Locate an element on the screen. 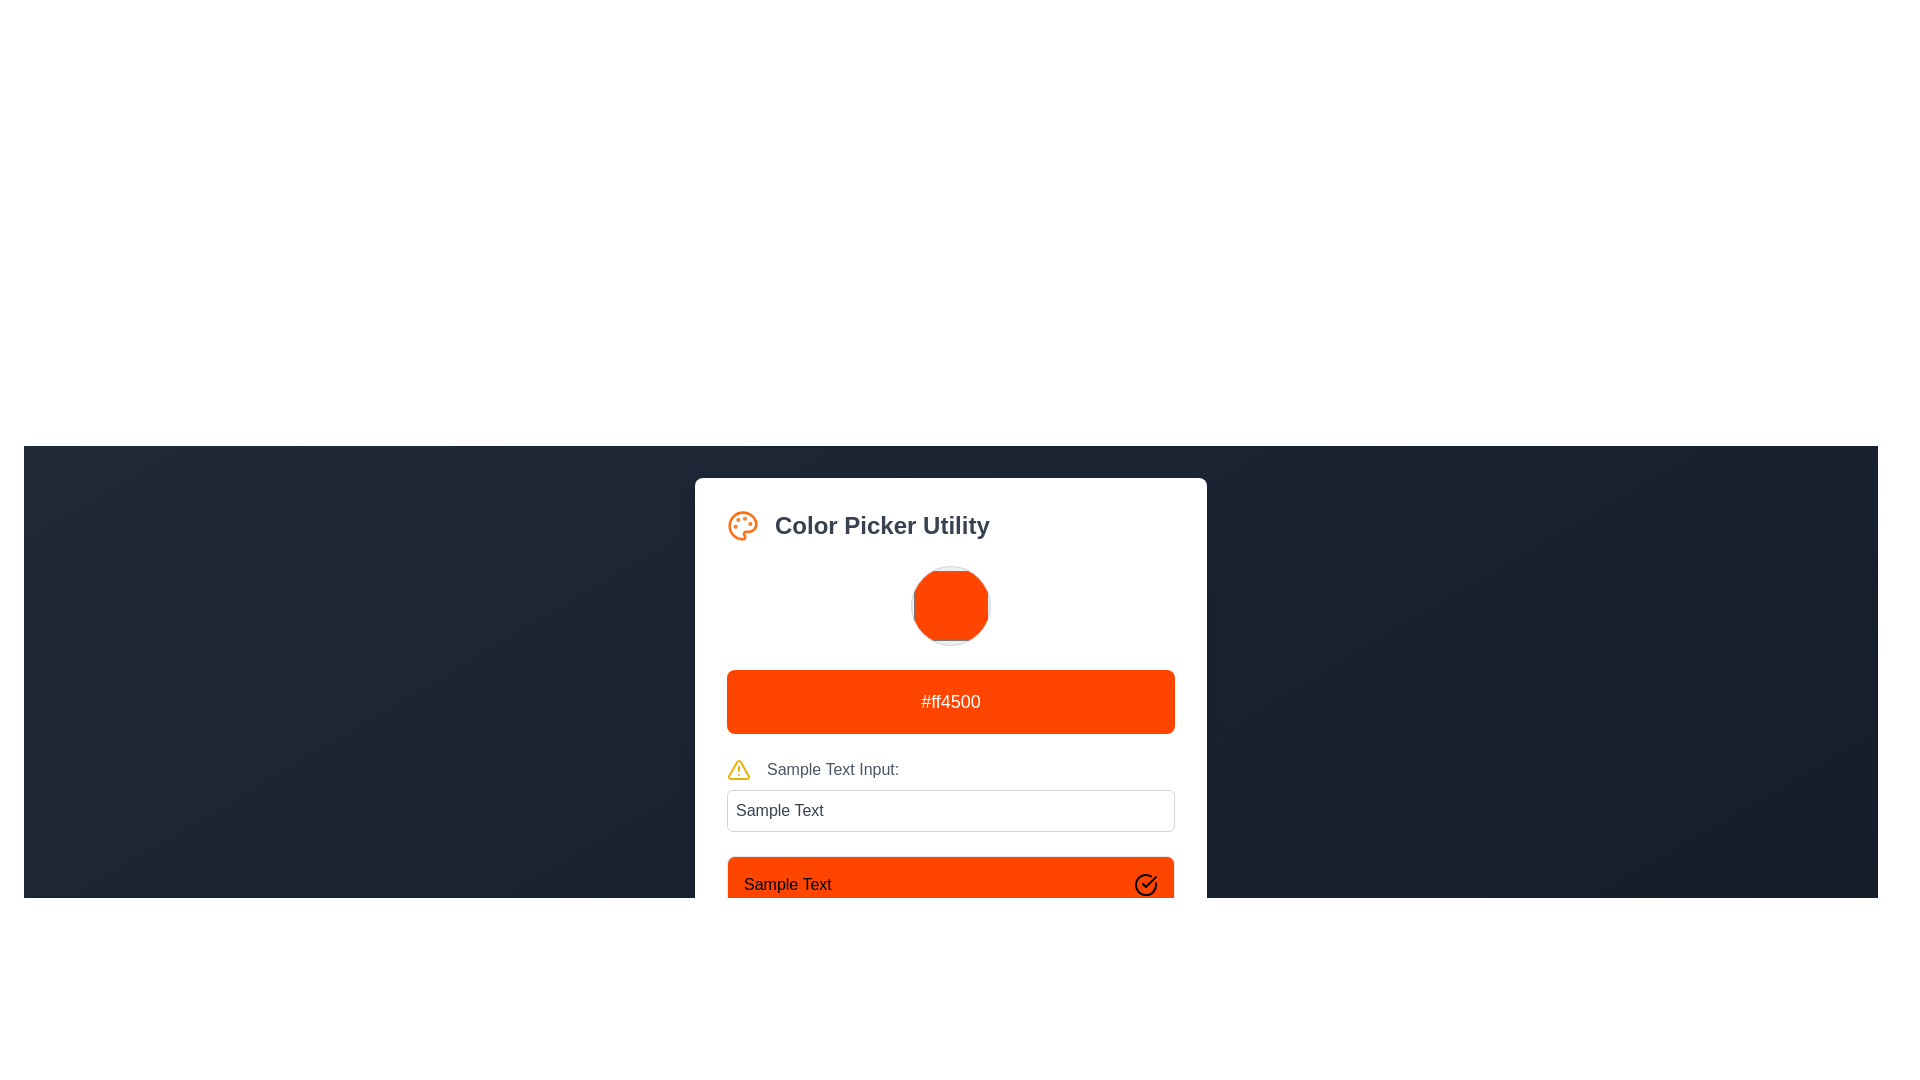  the triangular warning icon with a yellow outline and an exclamation mark located to the left of the text 'Sample Text Input:' is located at coordinates (738, 769).